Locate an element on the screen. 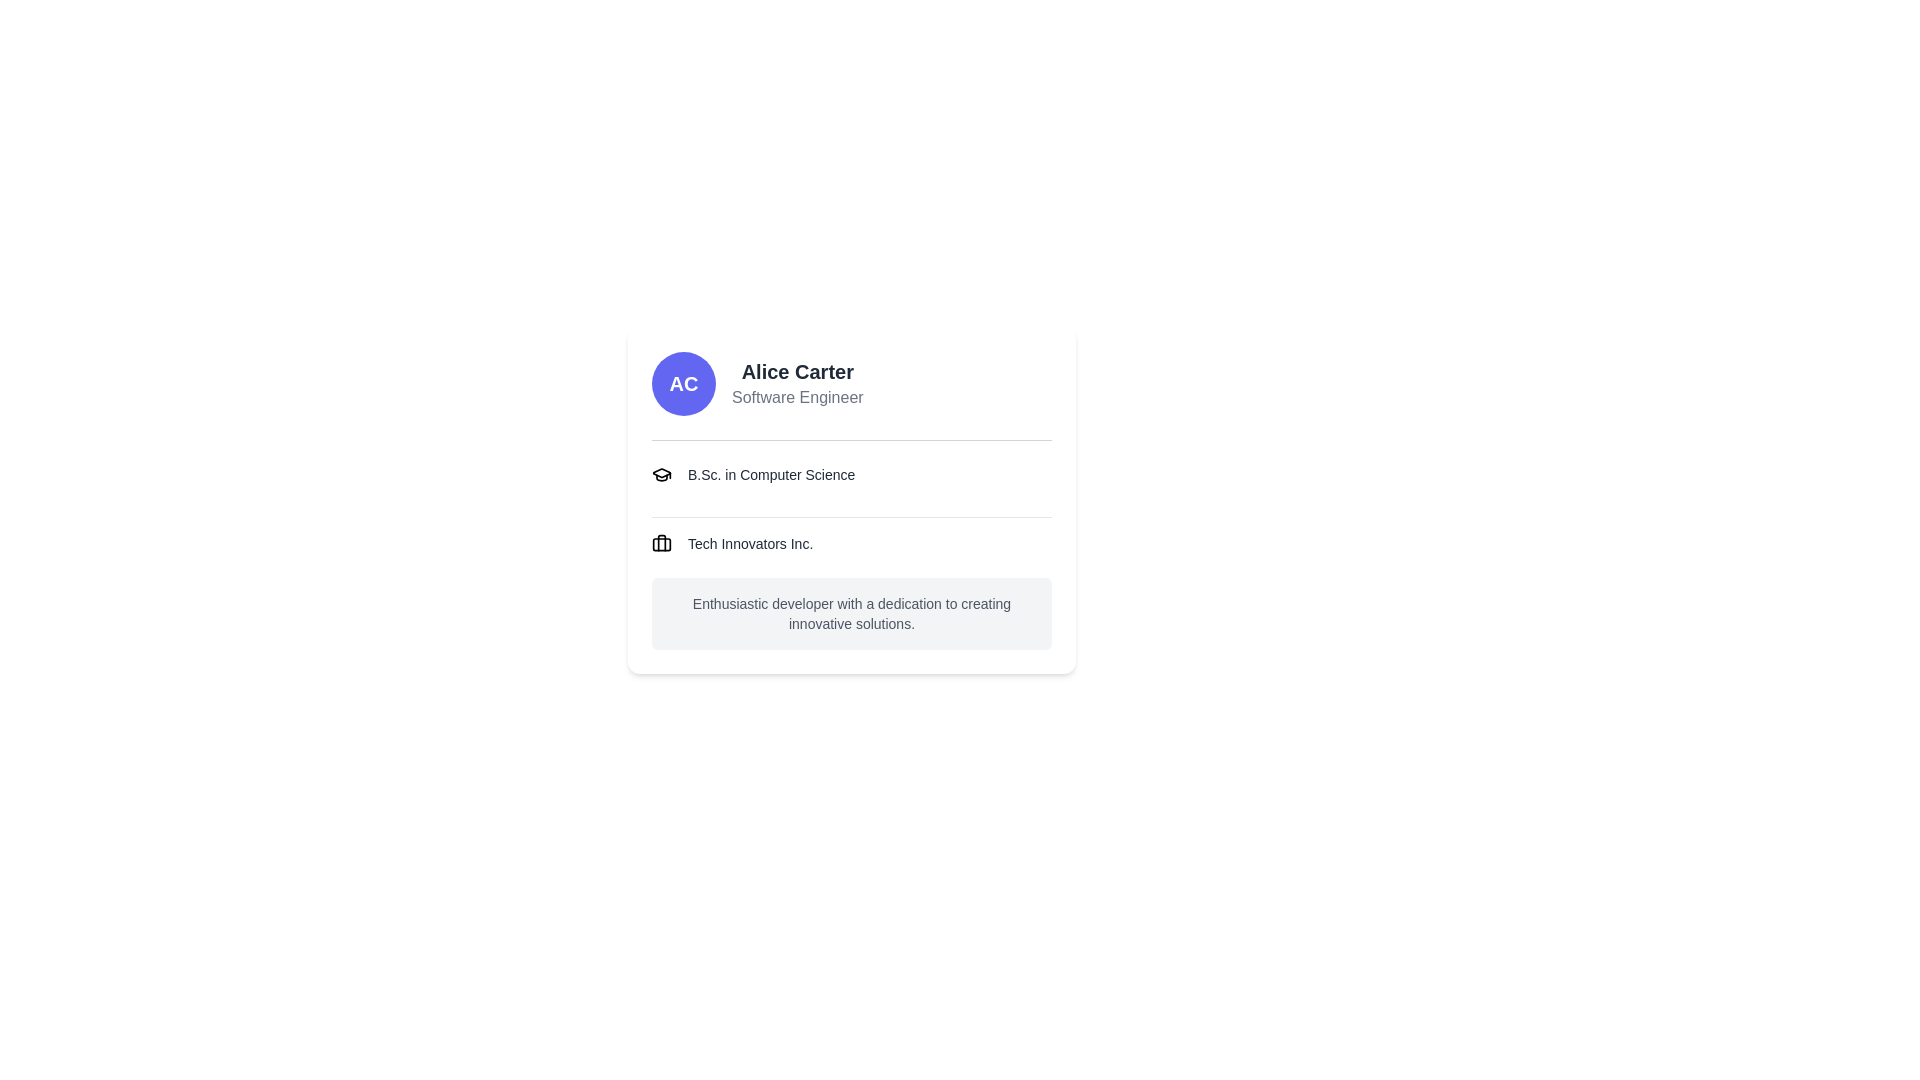  the text 'B.Sc. in Computer Science' if it has a link associated, which is positioned to the right of a graduation cap icon is located at coordinates (770, 474).